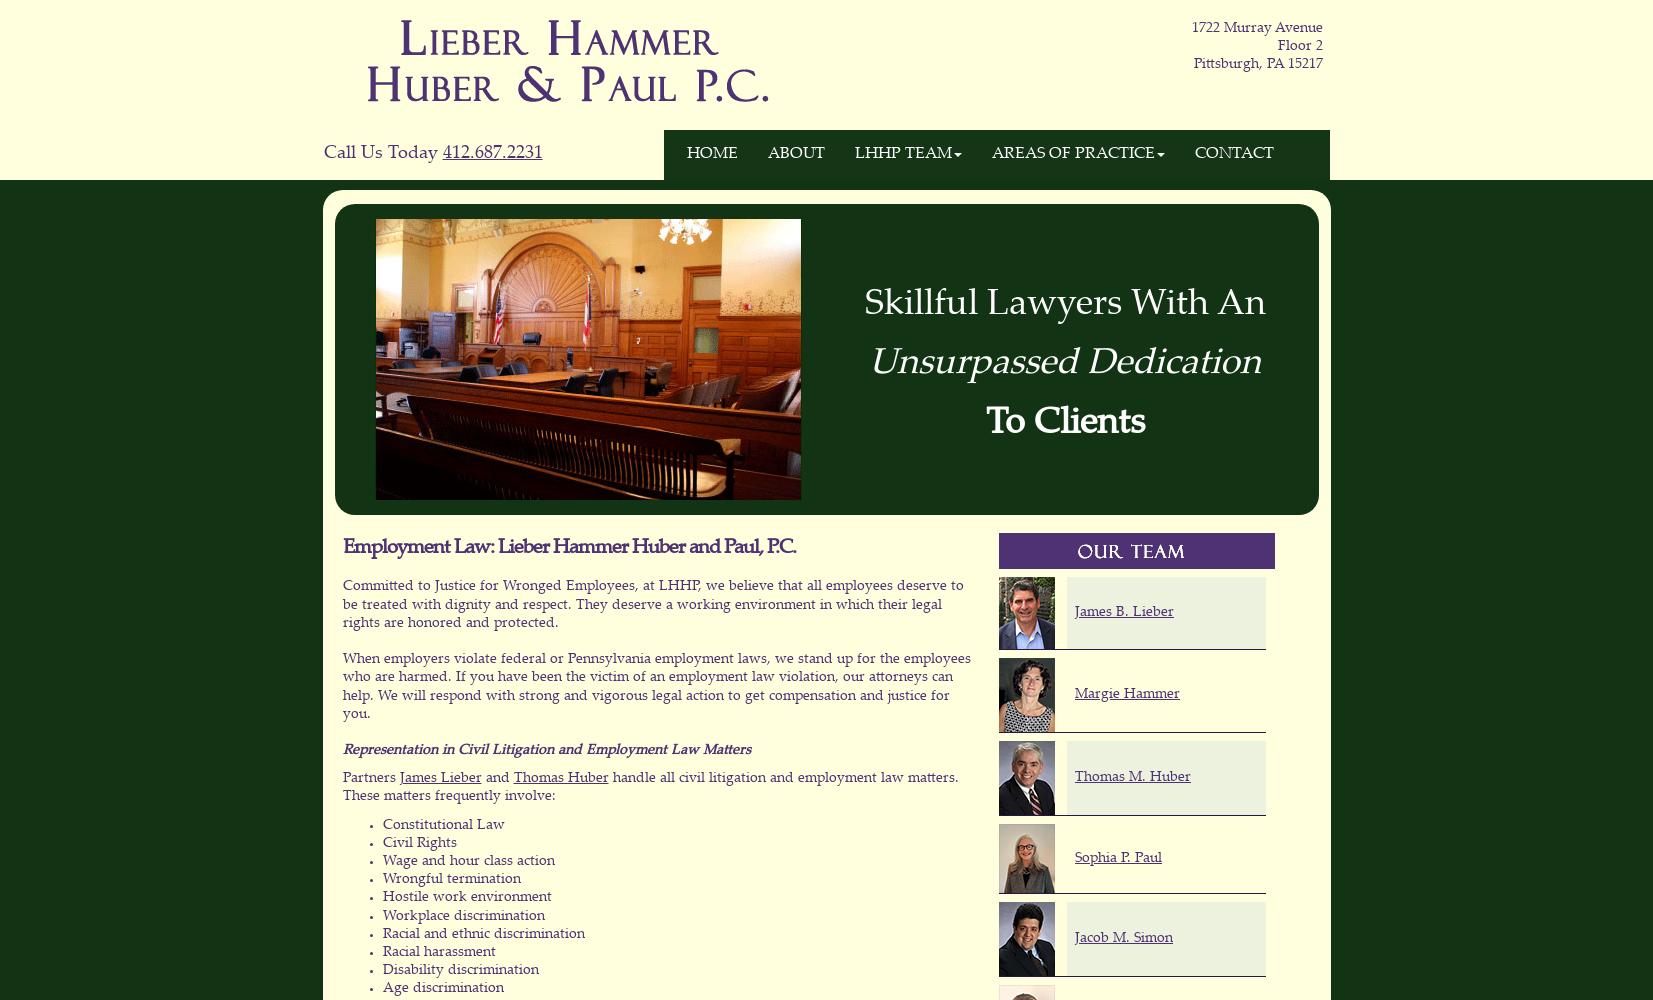 This screenshot has height=1000, width=1653. I want to click on 'Call Us Today', so click(321, 154).